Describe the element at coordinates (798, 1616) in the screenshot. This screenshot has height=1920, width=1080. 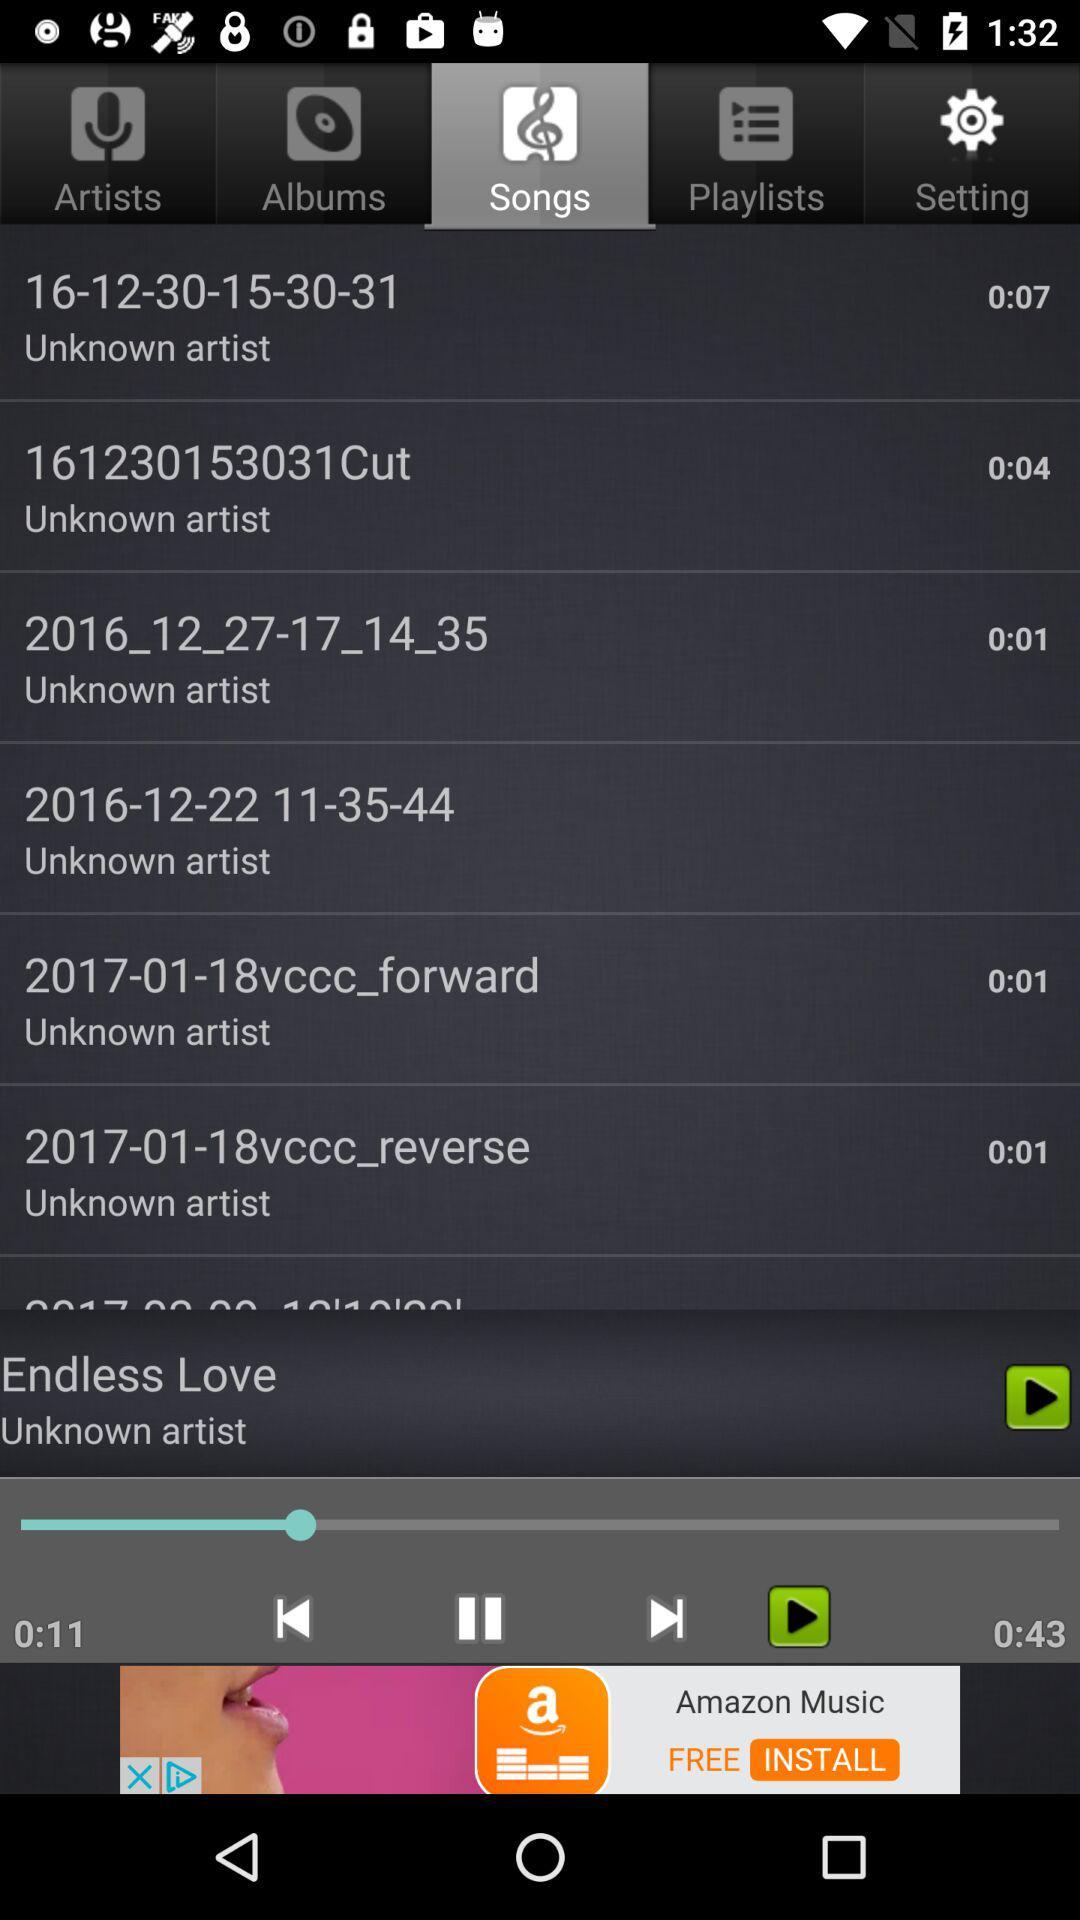
I see `any artist album or playlist on shuffle mode` at that location.